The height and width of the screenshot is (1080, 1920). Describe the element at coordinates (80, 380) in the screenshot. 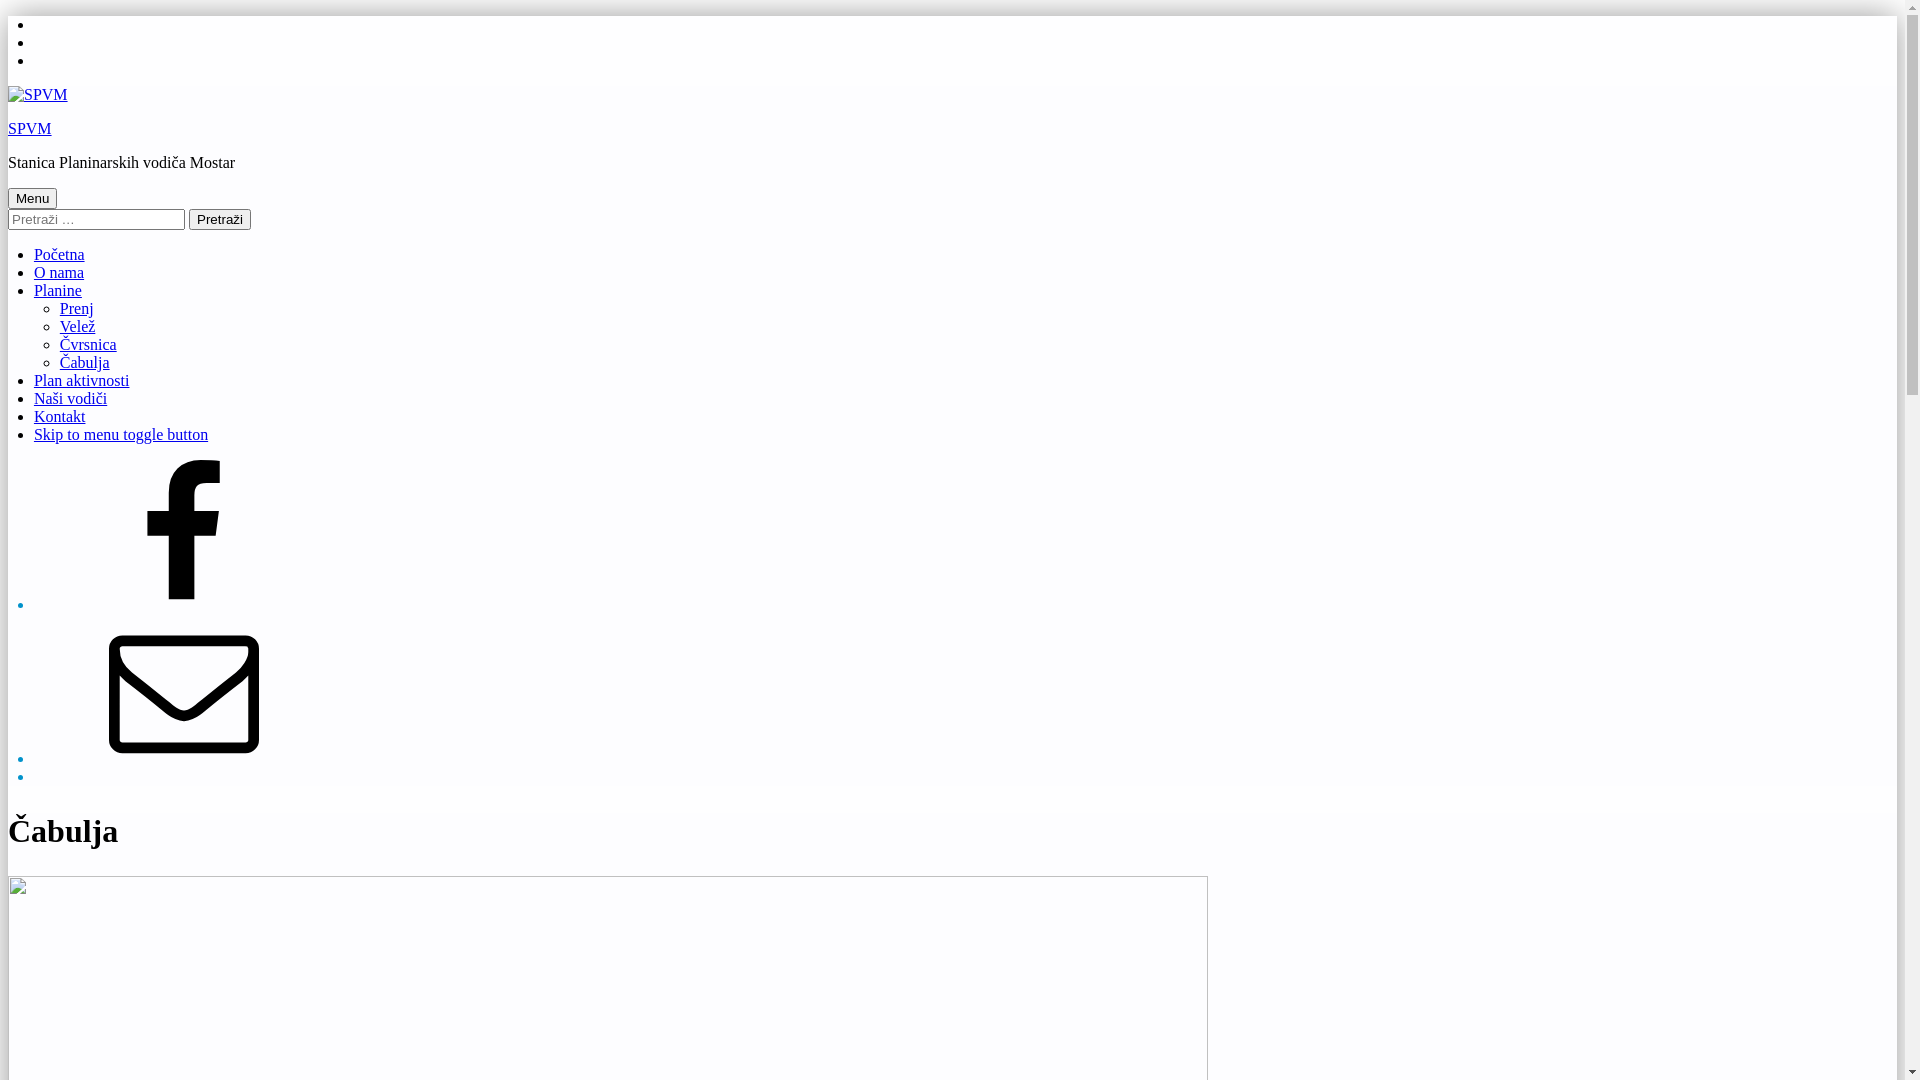

I see `'Plan aktivnosti'` at that location.